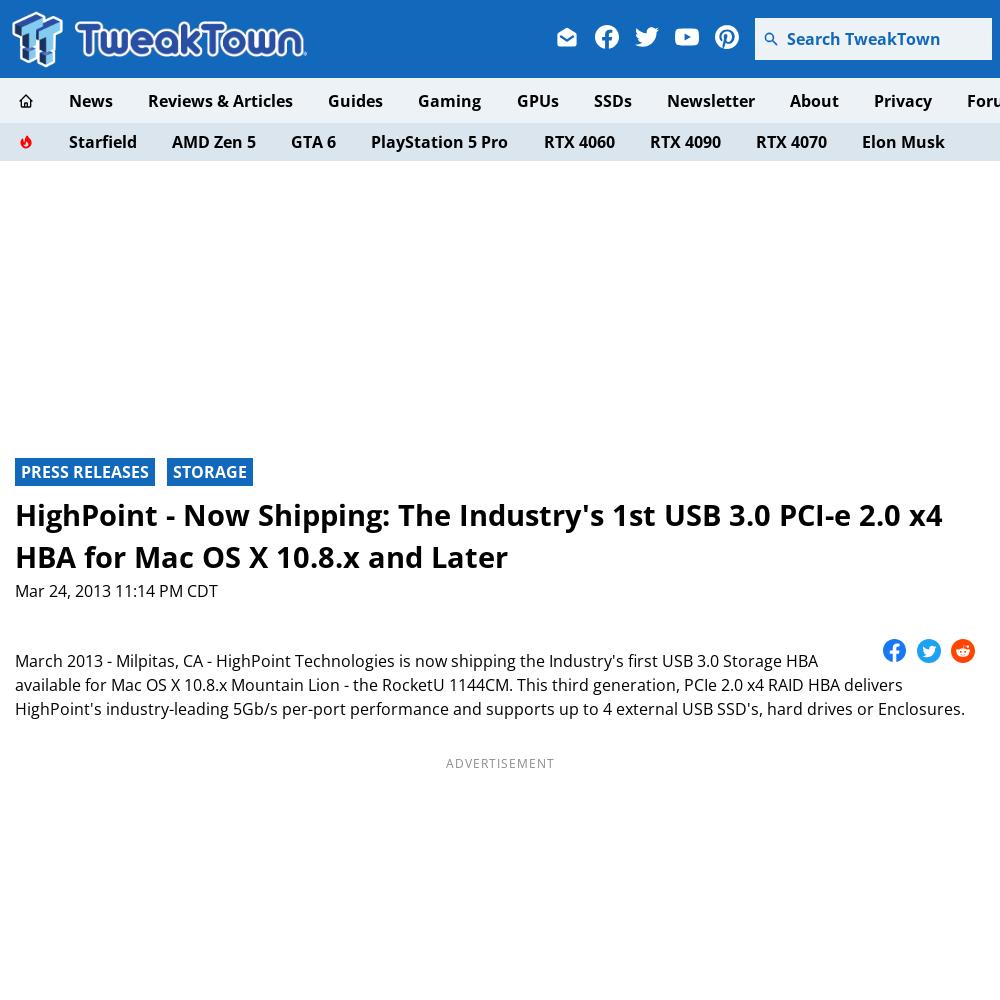 The image size is (1000, 1000). What do you see at coordinates (89, 100) in the screenshot?
I see `'News'` at bounding box center [89, 100].